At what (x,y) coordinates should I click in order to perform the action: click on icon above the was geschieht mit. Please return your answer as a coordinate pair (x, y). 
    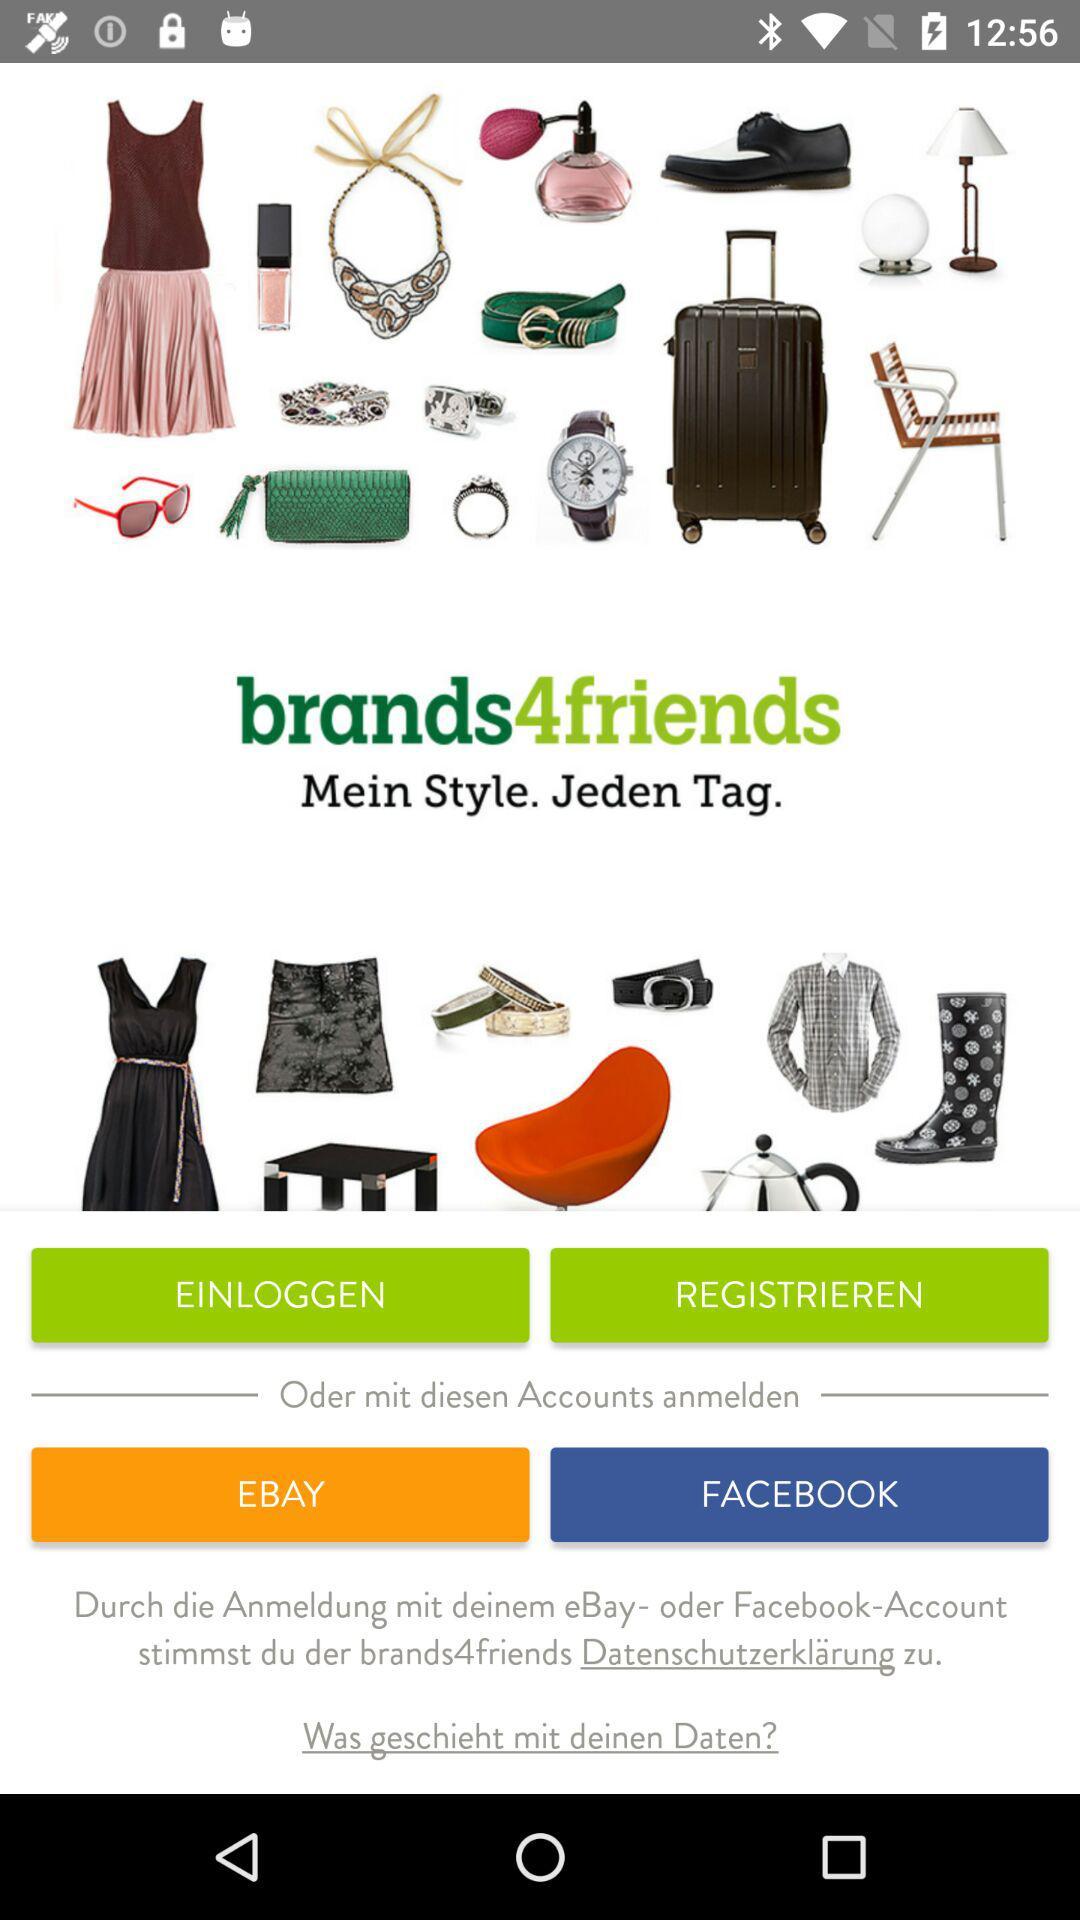
    Looking at the image, I should click on (540, 1644).